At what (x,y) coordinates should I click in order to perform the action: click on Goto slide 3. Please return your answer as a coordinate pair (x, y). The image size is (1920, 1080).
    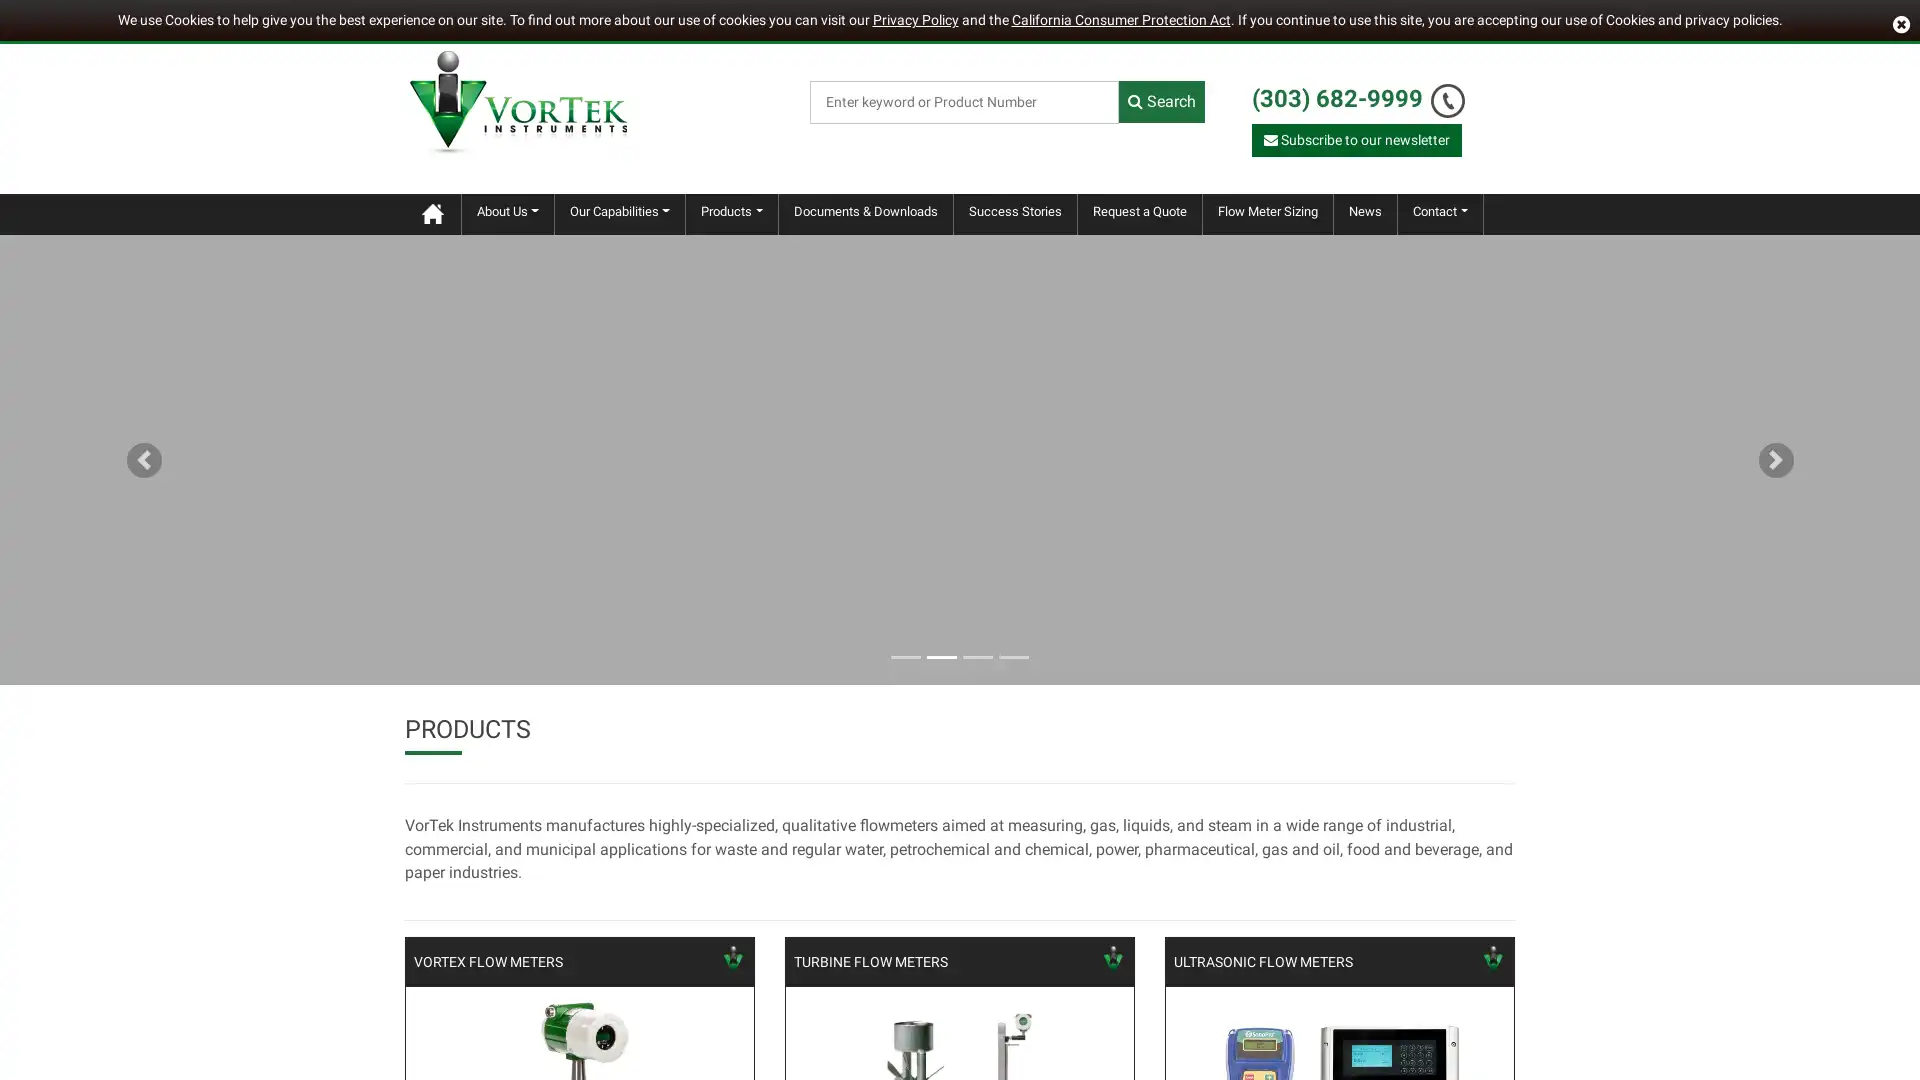
    Looking at the image, I should click on (978, 615).